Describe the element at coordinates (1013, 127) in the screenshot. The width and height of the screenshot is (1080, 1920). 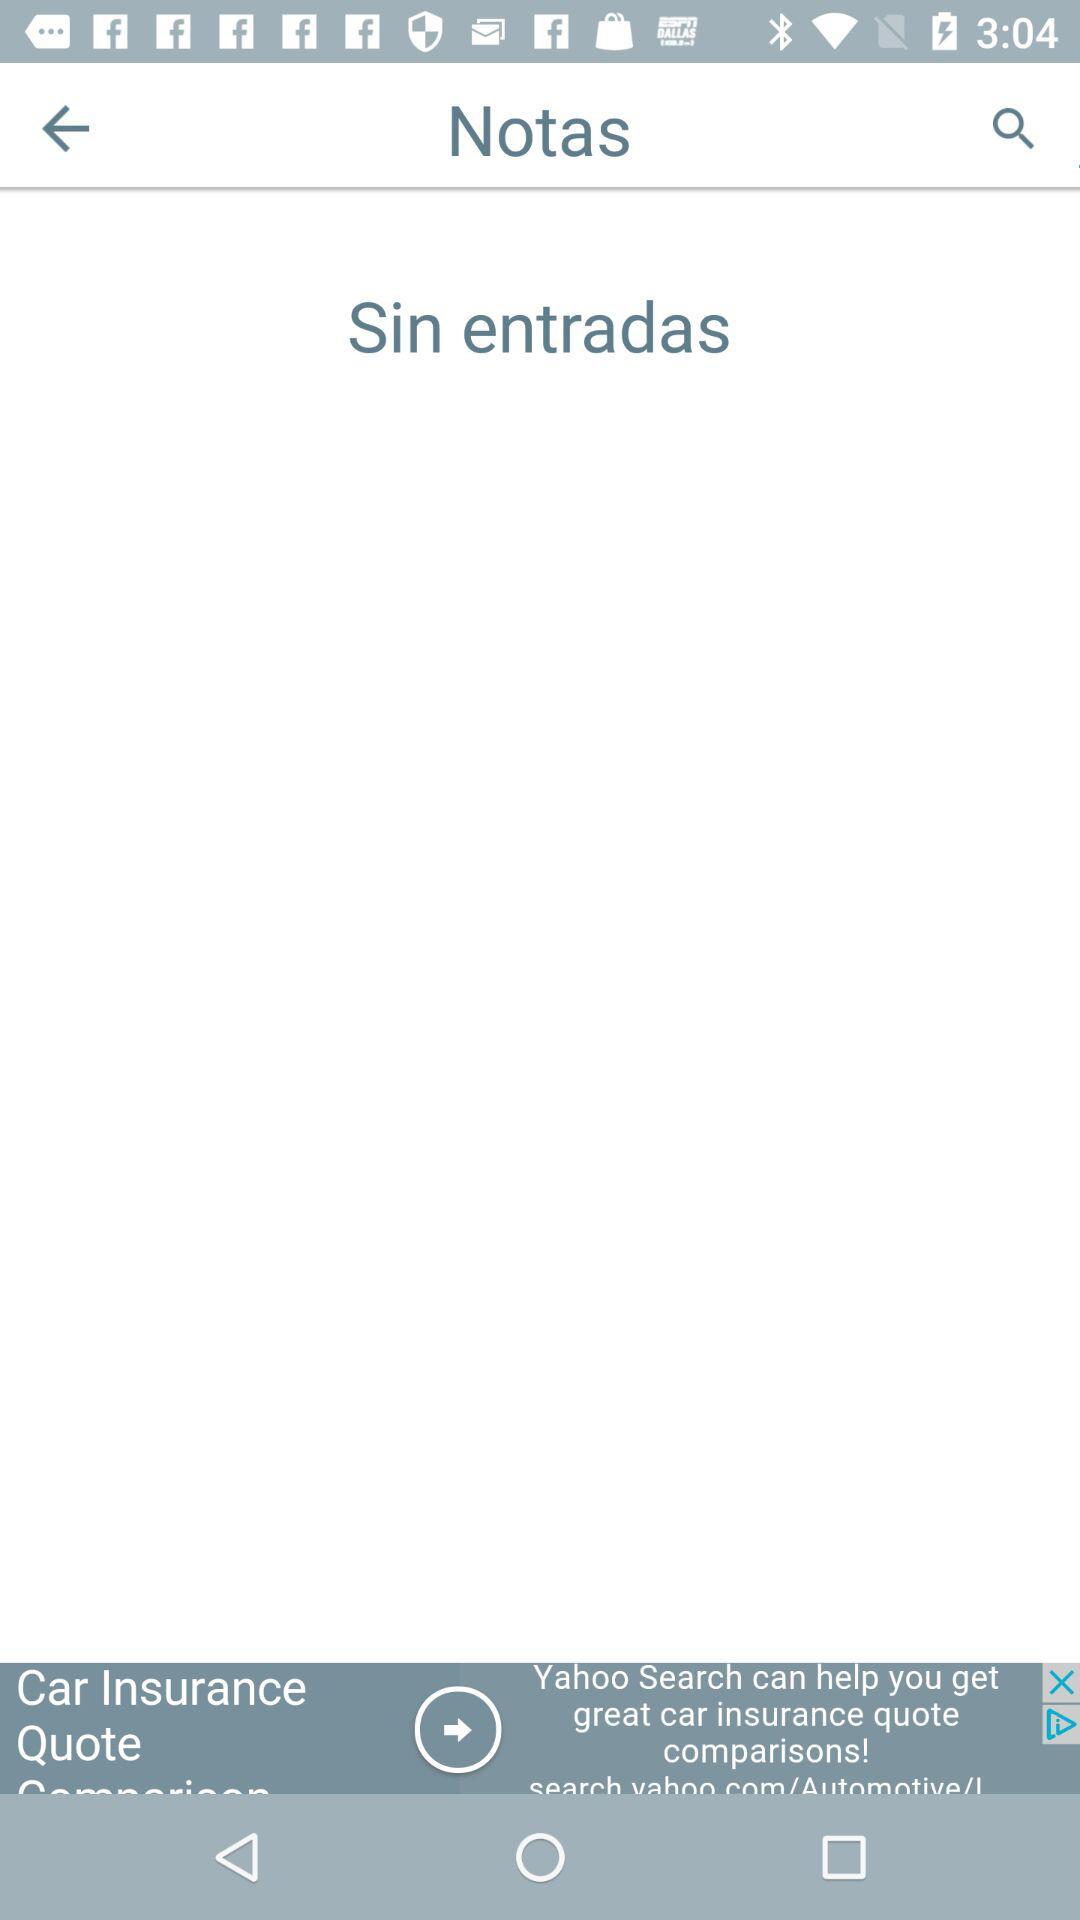
I see `the search icon` at that location.